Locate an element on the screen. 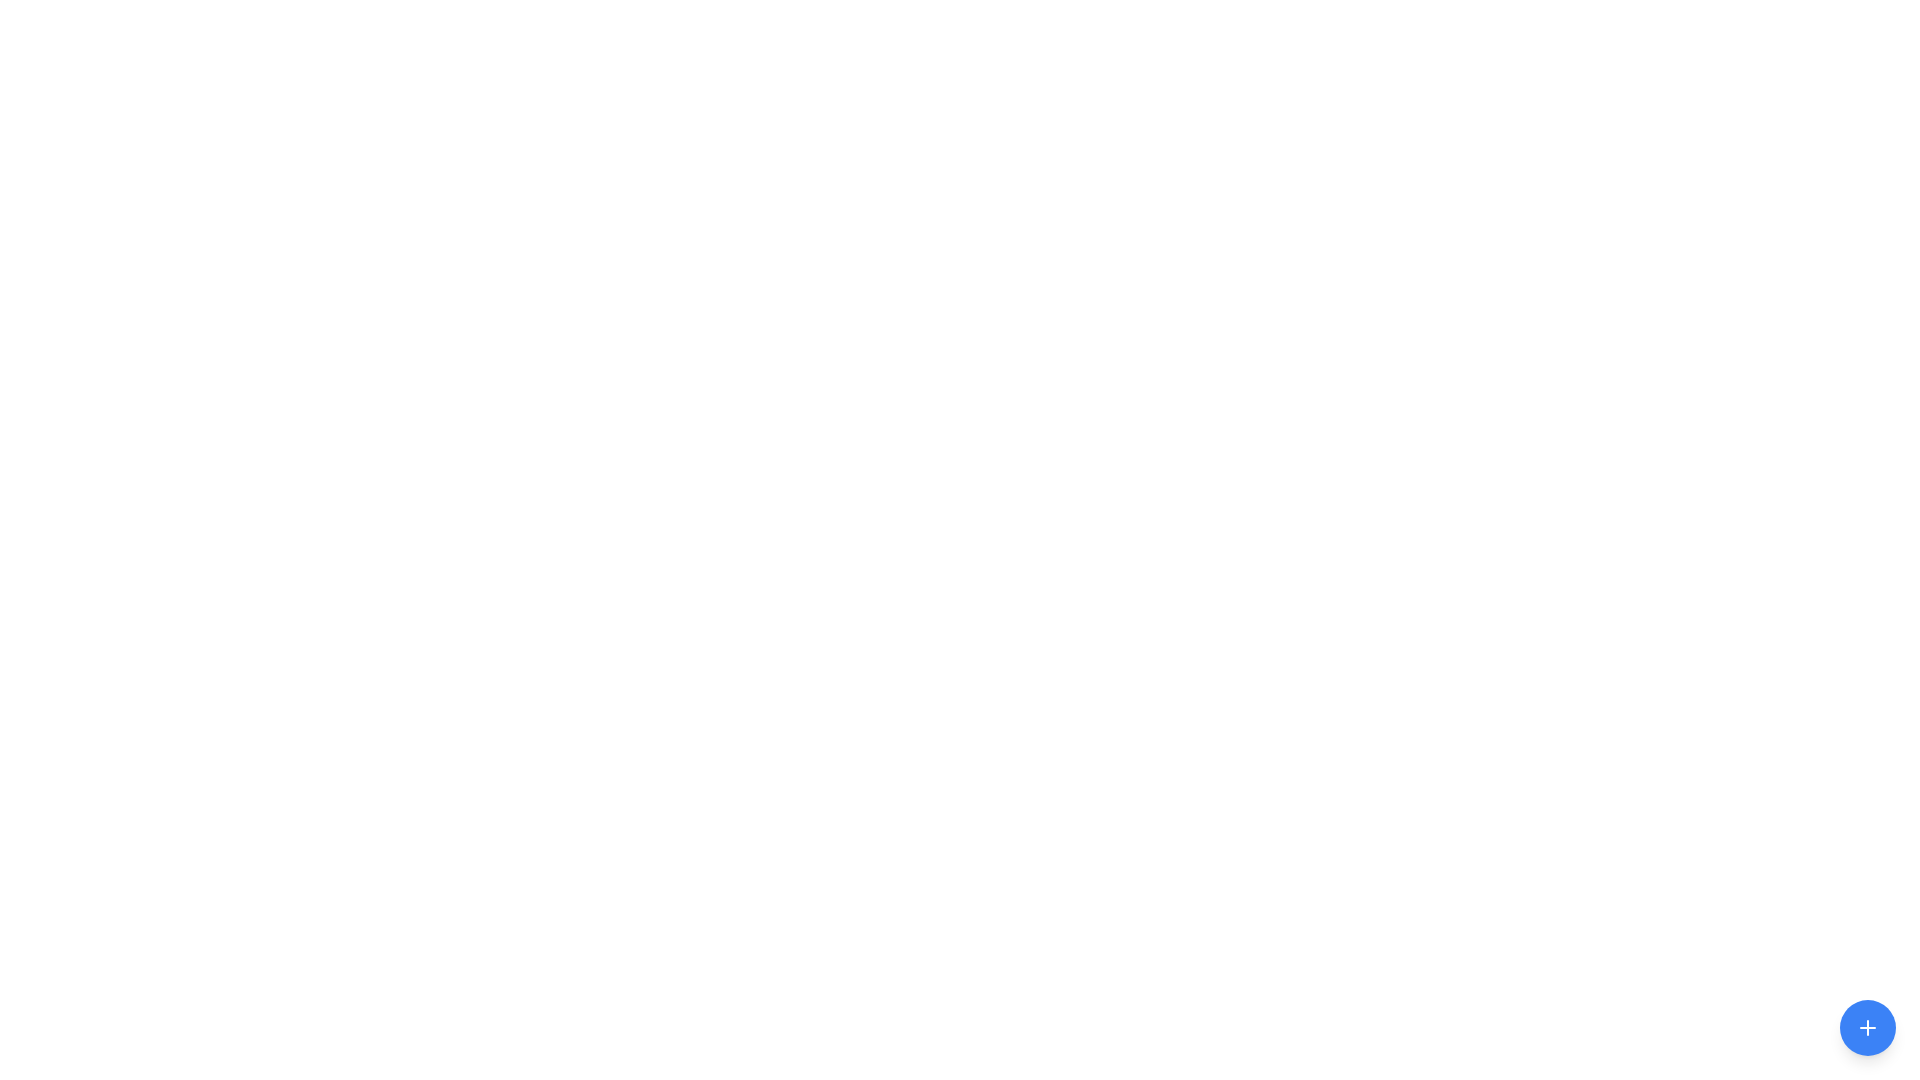  the blue circular button containing the 'plus' symbol icon located at the bottom-right corner of the interface is located at coordinates (1866, 1028).